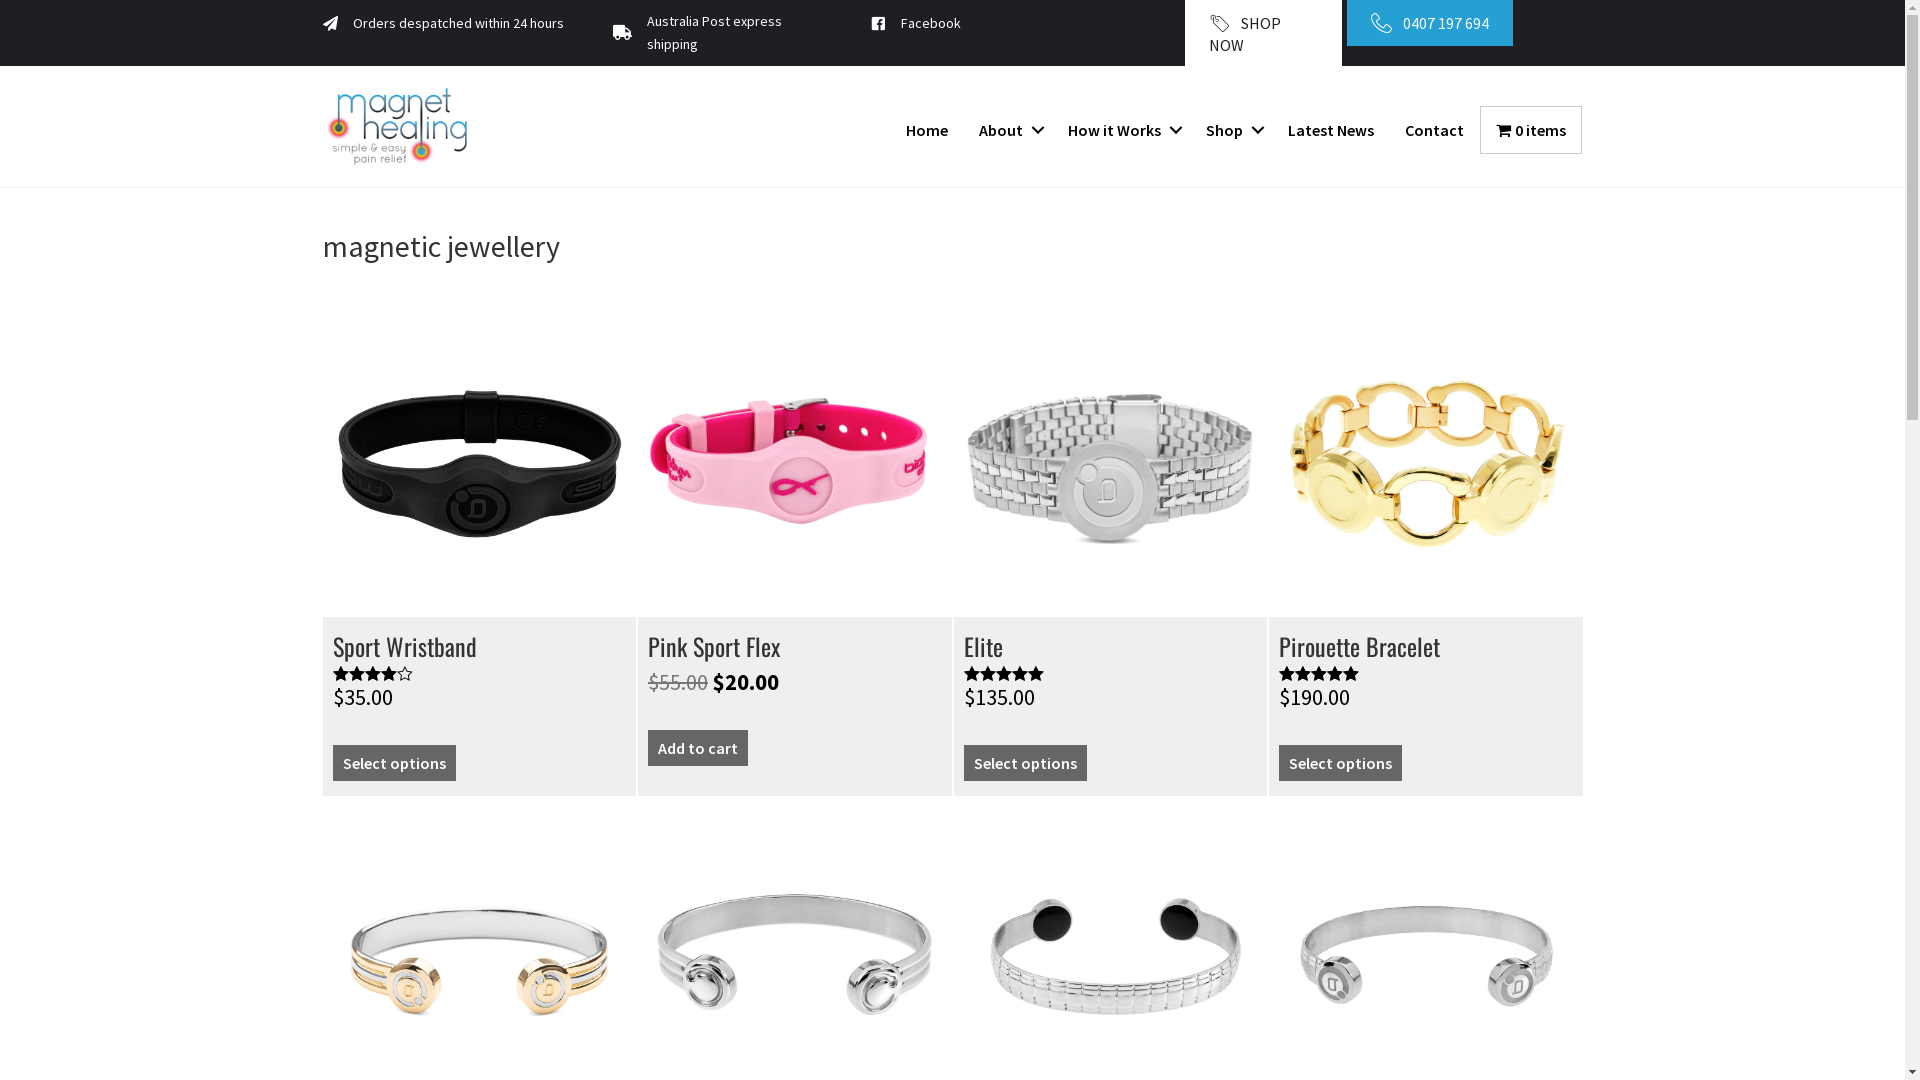 The width and height of the screenshot is (1920, 1080). Describe the element at coordinates (478, 461) in the screenshot. I see `'Bioflow-Sport-Black-Black-F'` at that location.